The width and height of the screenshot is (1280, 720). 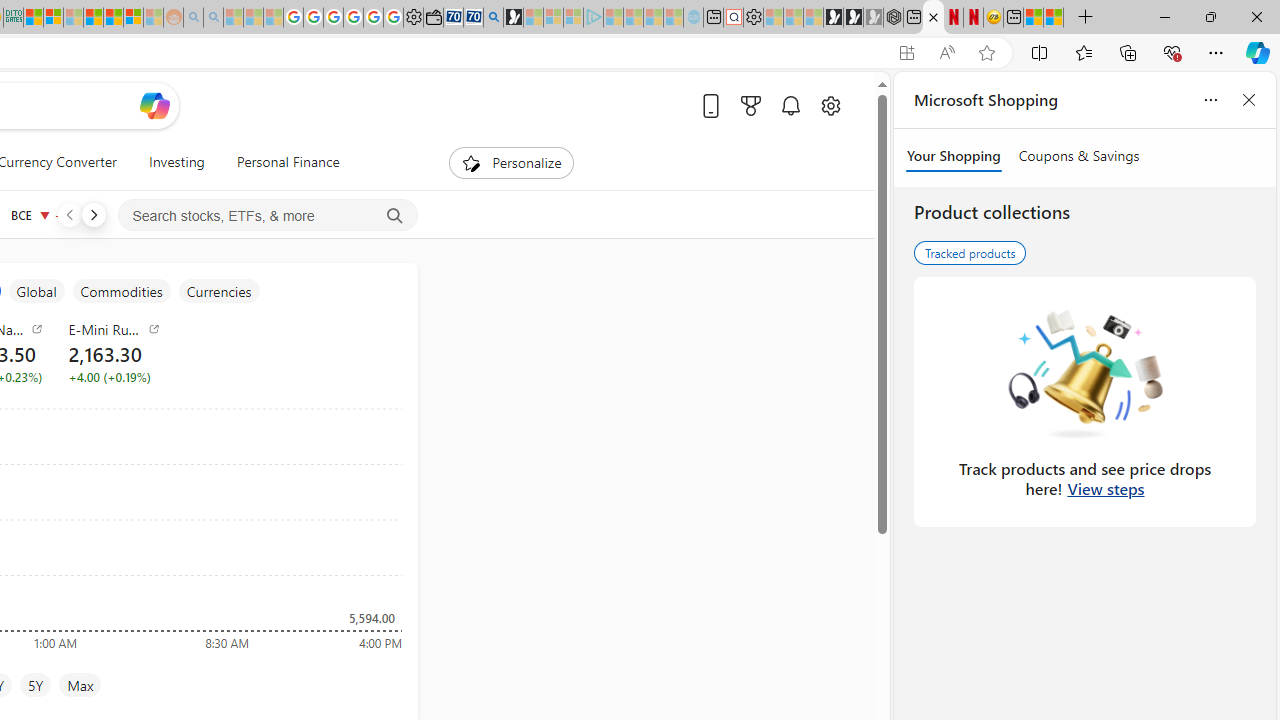 I want to click on 'Kinda Frugal - MSN', so click(x=112, y=17).